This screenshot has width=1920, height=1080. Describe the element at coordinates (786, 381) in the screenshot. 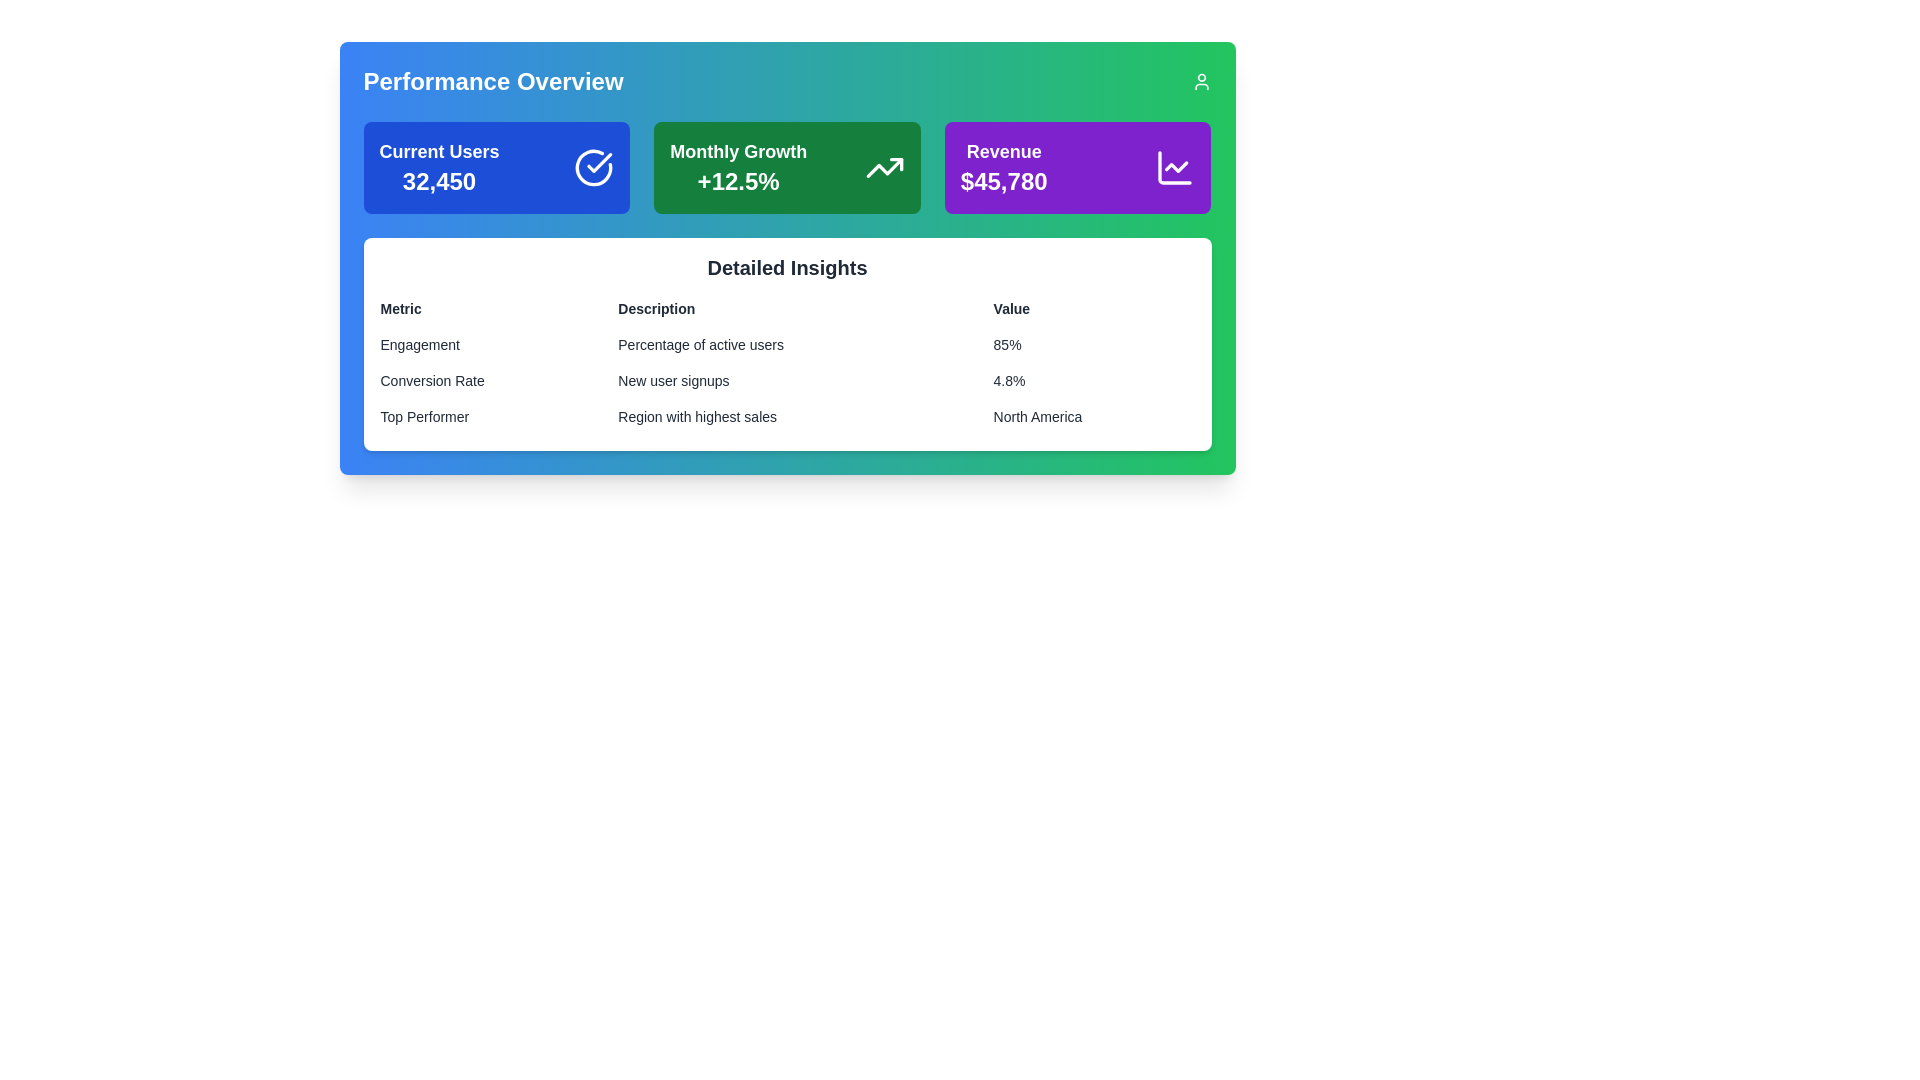

I see `the second table row element under 'Detailed Insights', which contains 'Conversion Rate', 'New user signups', and '4.8%'` at that location.